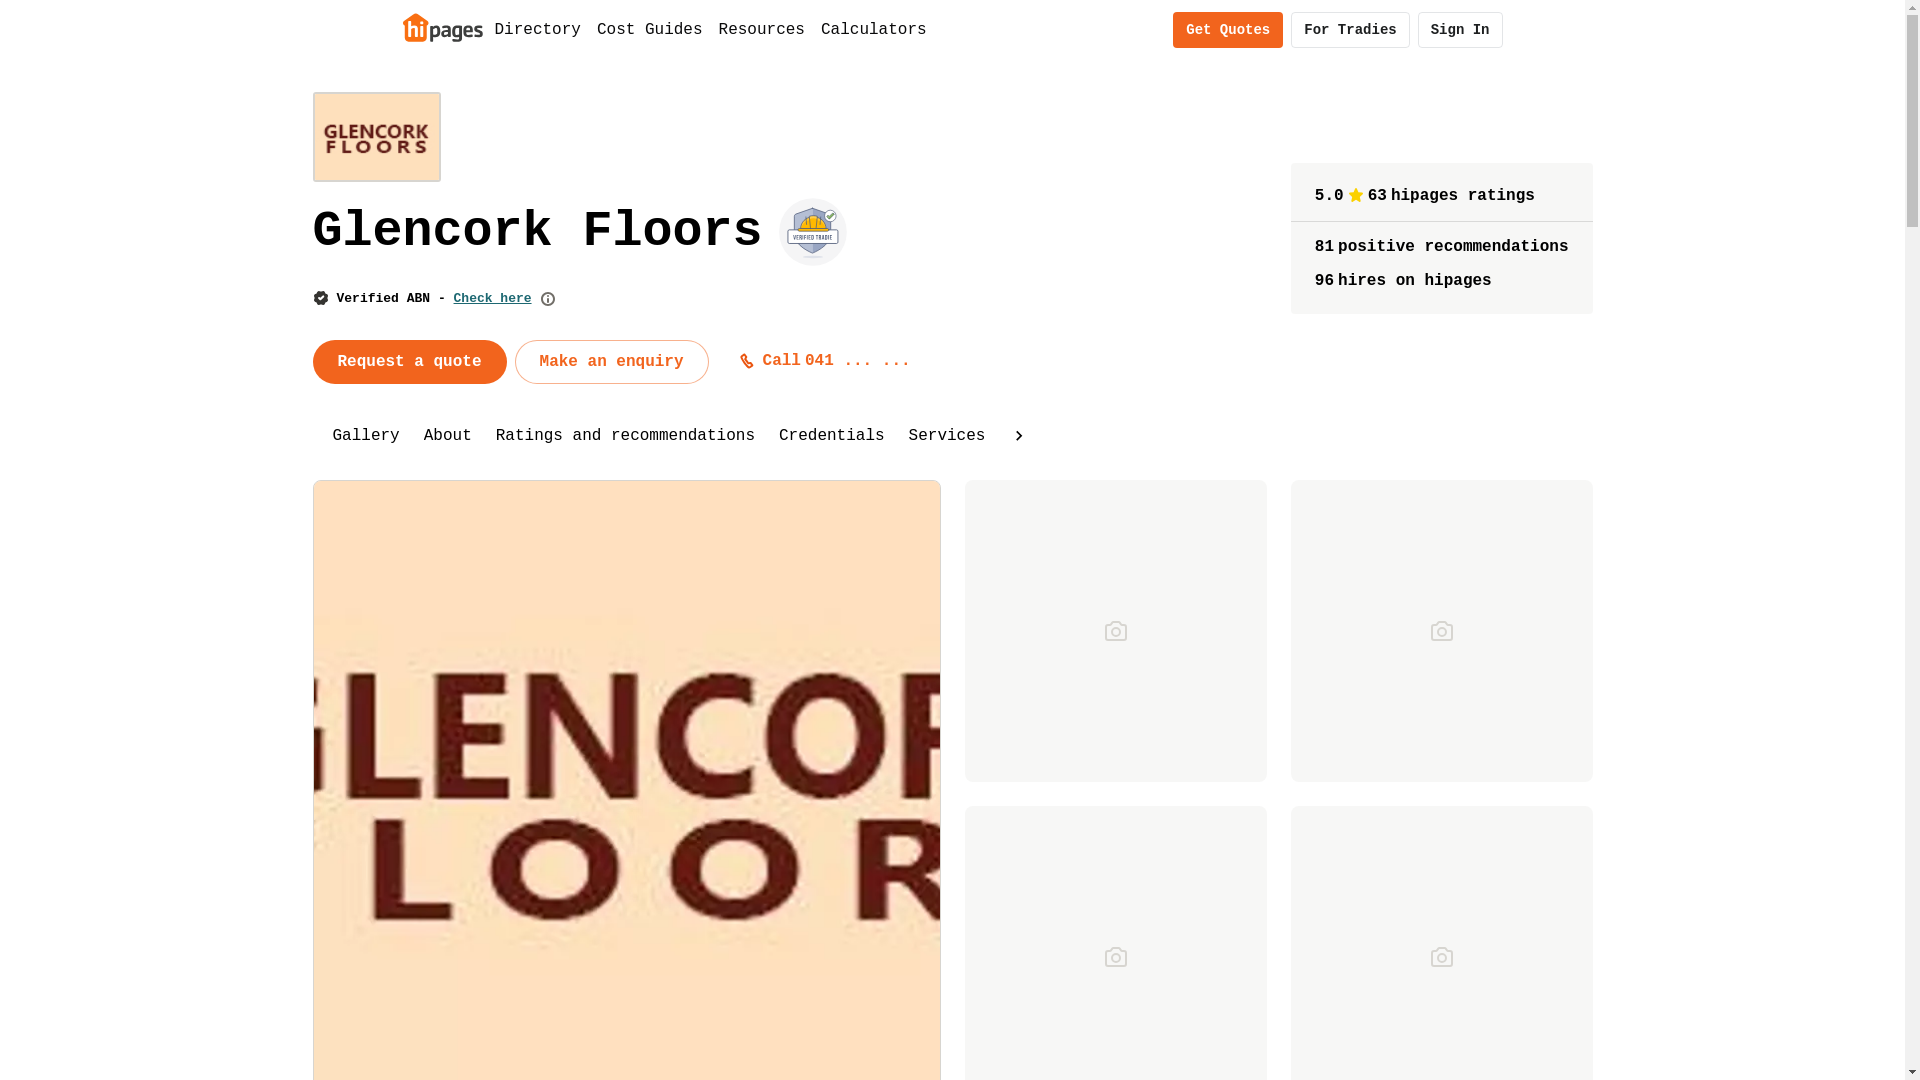  Describe the element at coordinates (946, 434) in the screenshot. I see `'Services'` at that location.